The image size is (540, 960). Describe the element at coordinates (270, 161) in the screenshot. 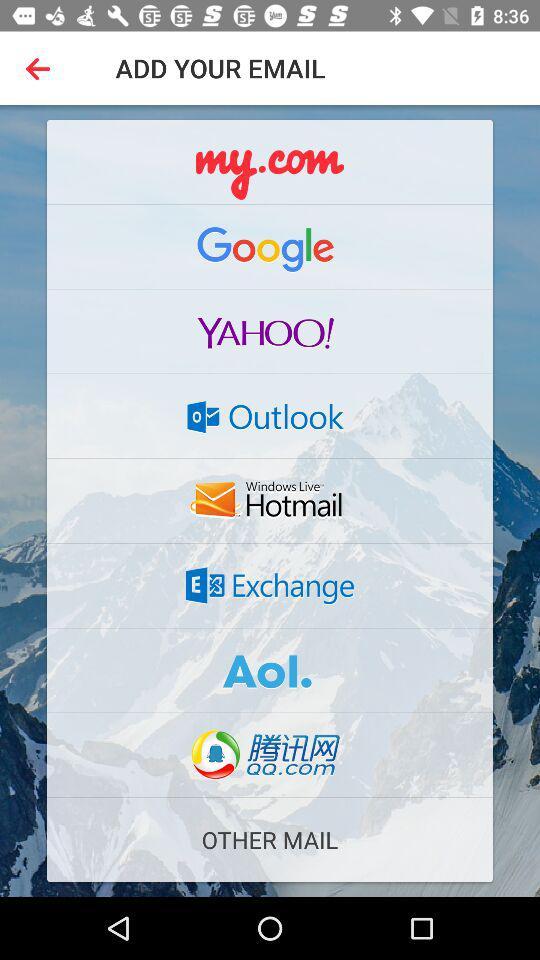

I see `my.com email` at that location.